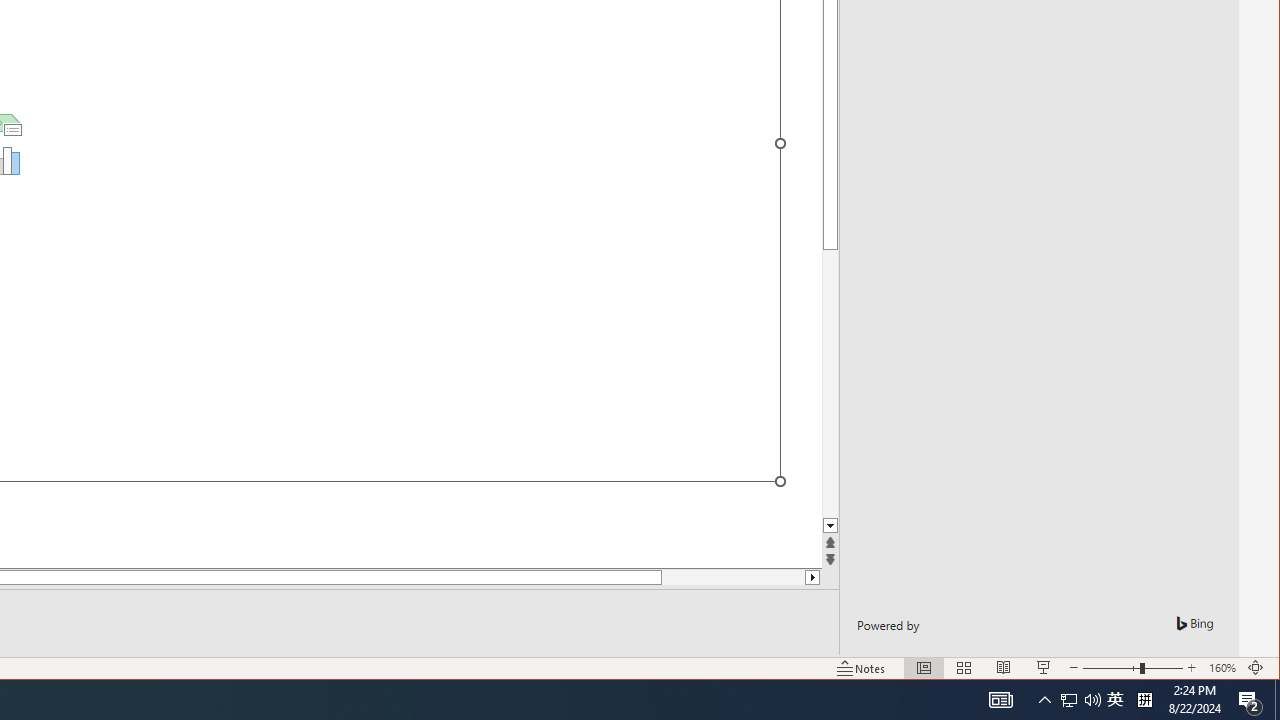 Image resolution: width=1280 pixels, height=720 pixels. What do you see at coordinates (1079, 698) in the screenshot?
I see `'User Promoted Notification Area'` at bounding box center [1079, 698].